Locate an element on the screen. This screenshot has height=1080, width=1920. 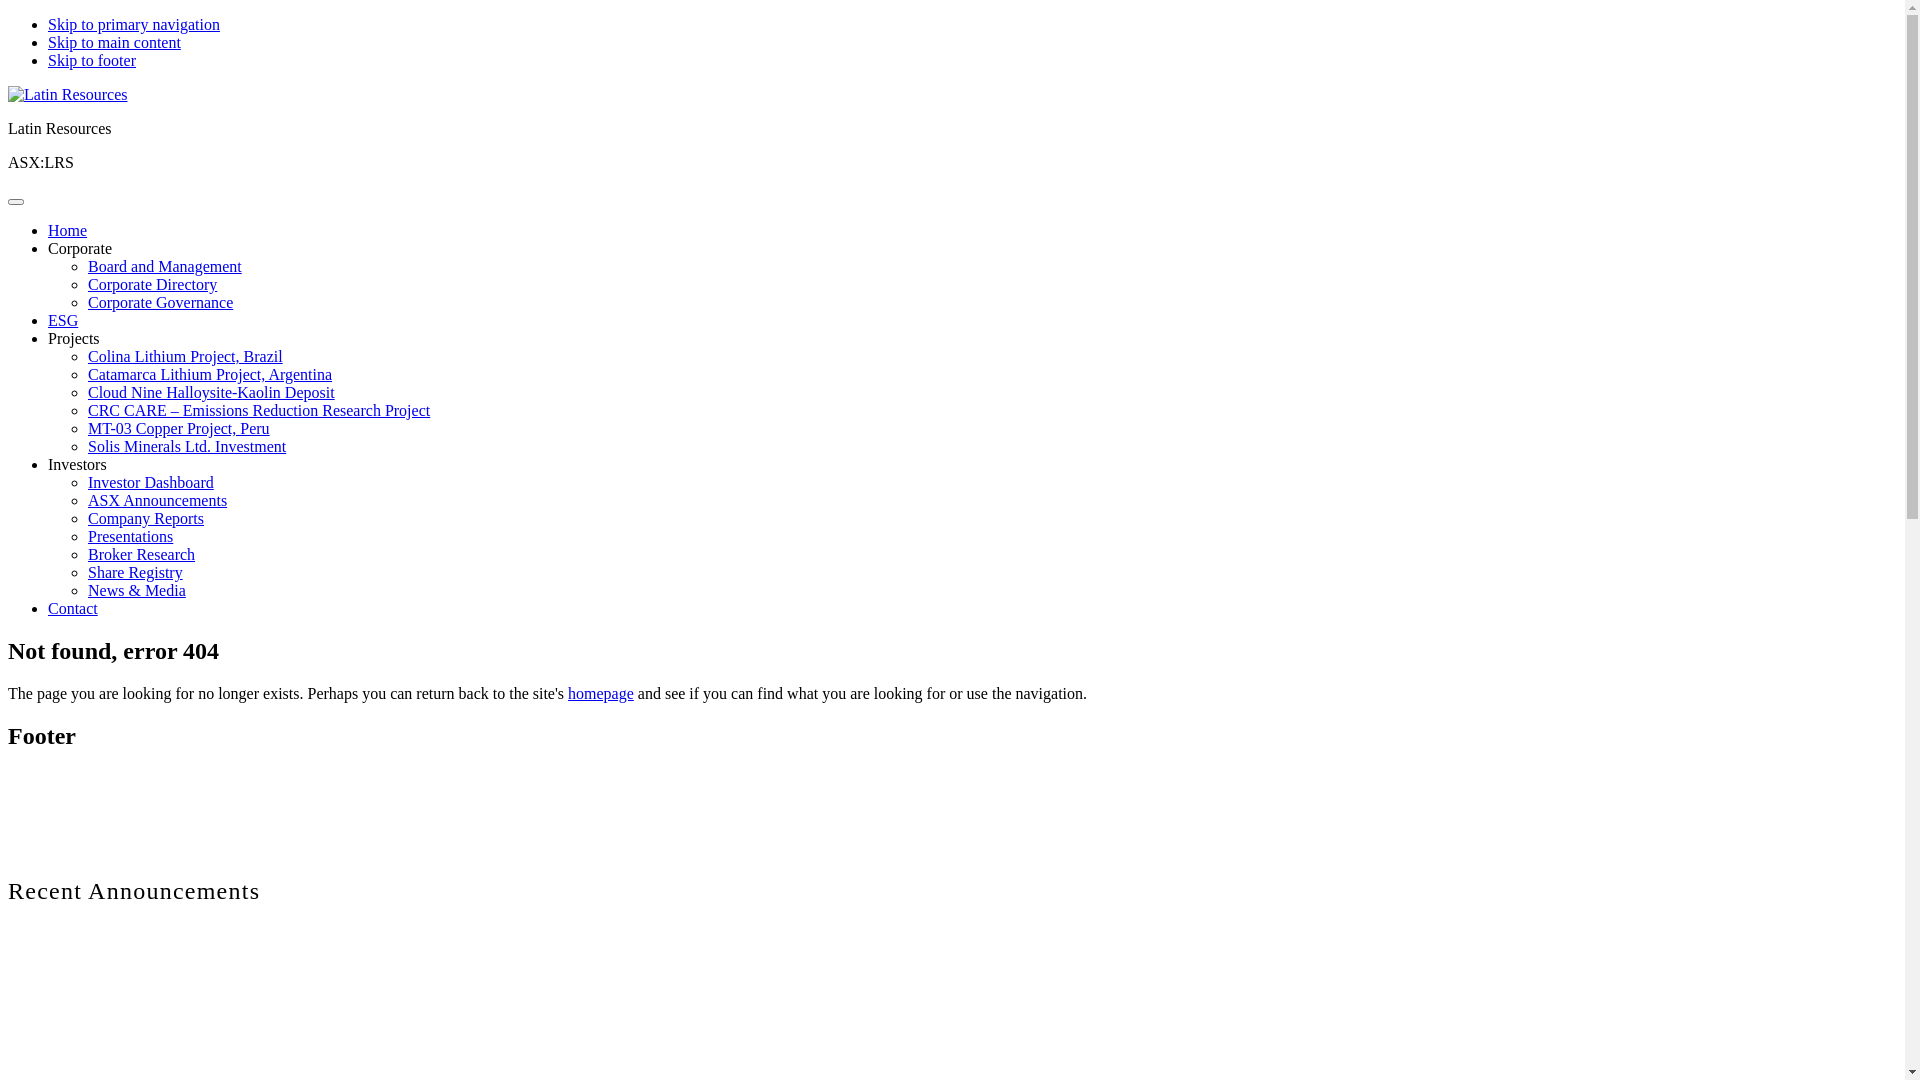
'Presentations' is located at coordinates (129, 535).